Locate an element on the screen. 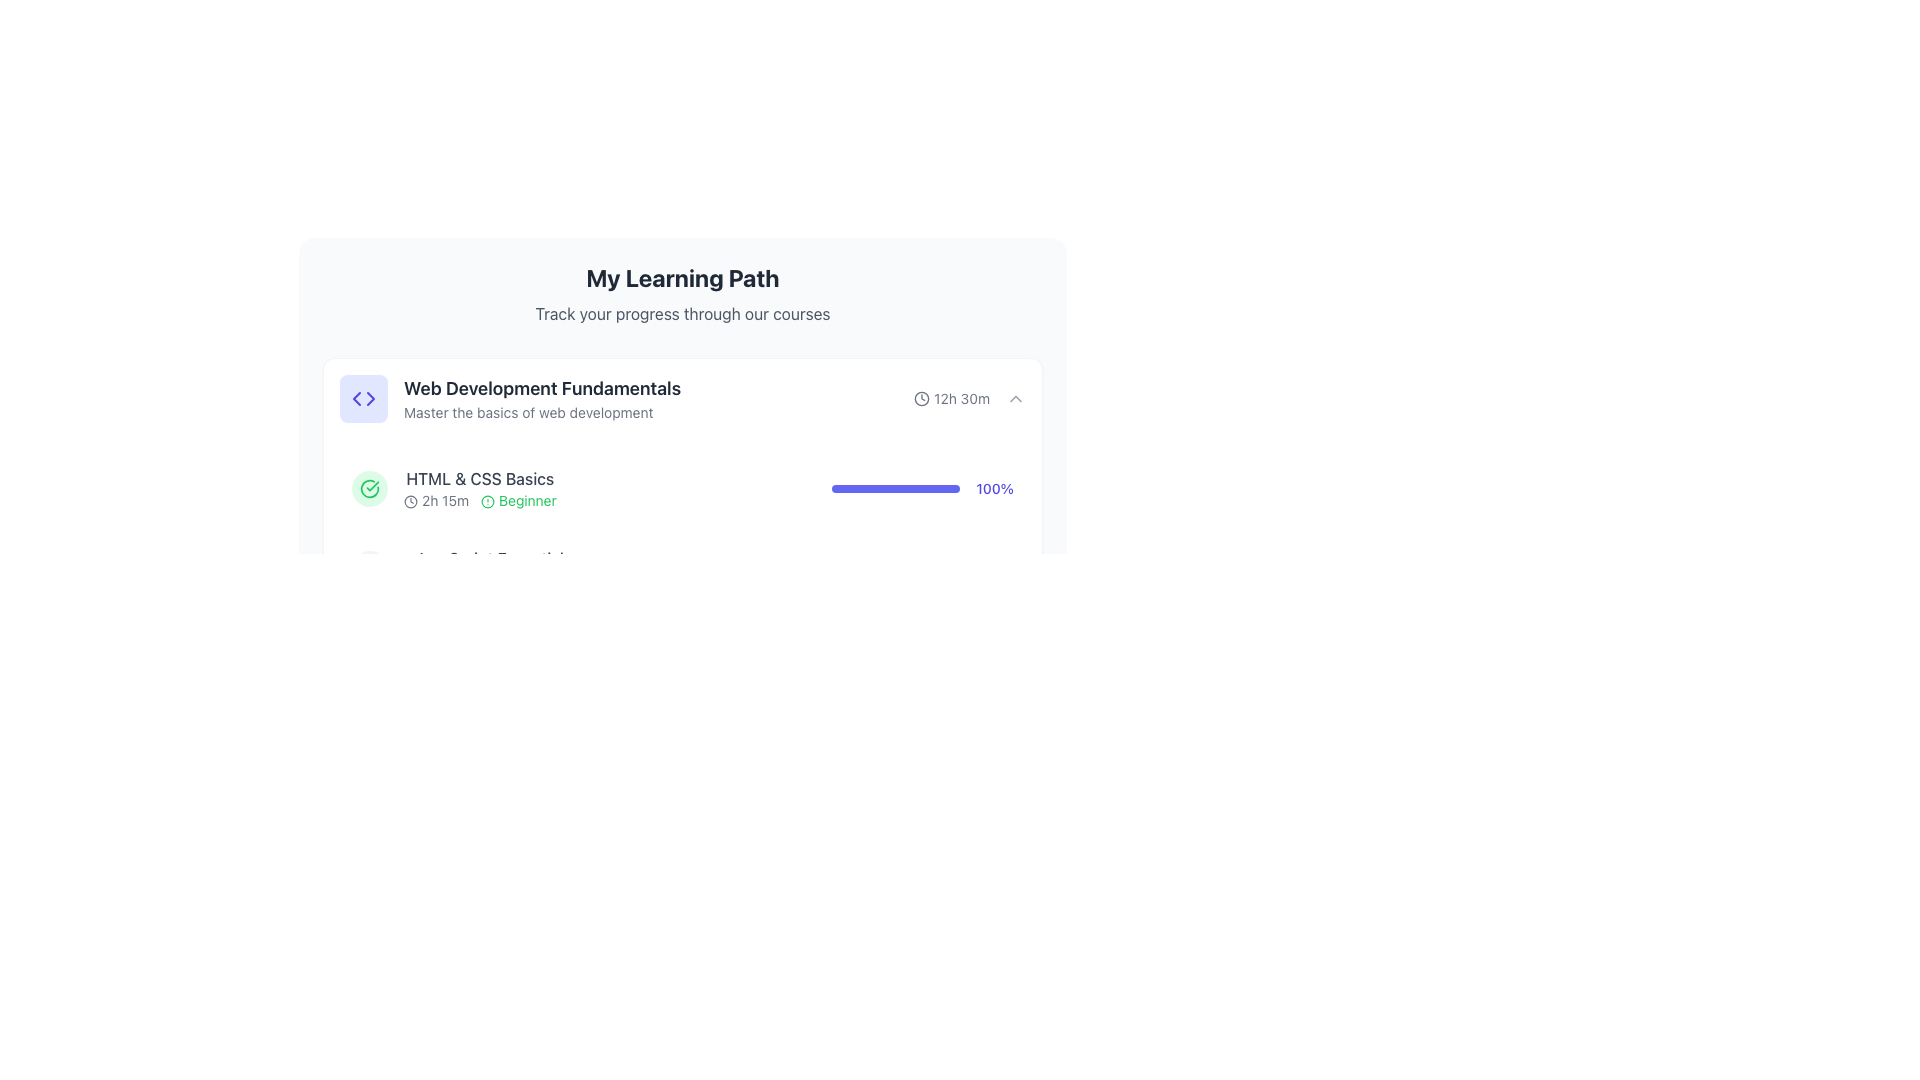  the circular element that is part of the clock icon, which is visually styled with an outline stroke and positioned at the center of the clock icon is located at coordinates (921, 398).